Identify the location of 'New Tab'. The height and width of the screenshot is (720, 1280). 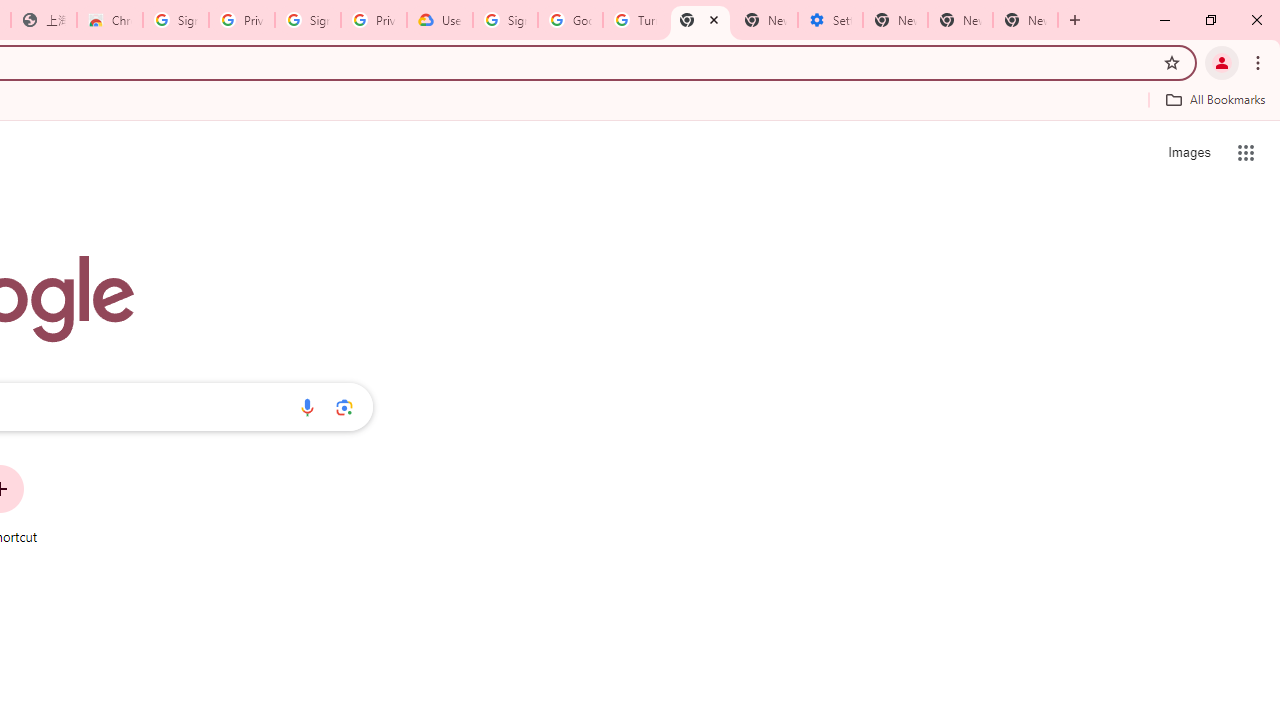
(1025, 20).